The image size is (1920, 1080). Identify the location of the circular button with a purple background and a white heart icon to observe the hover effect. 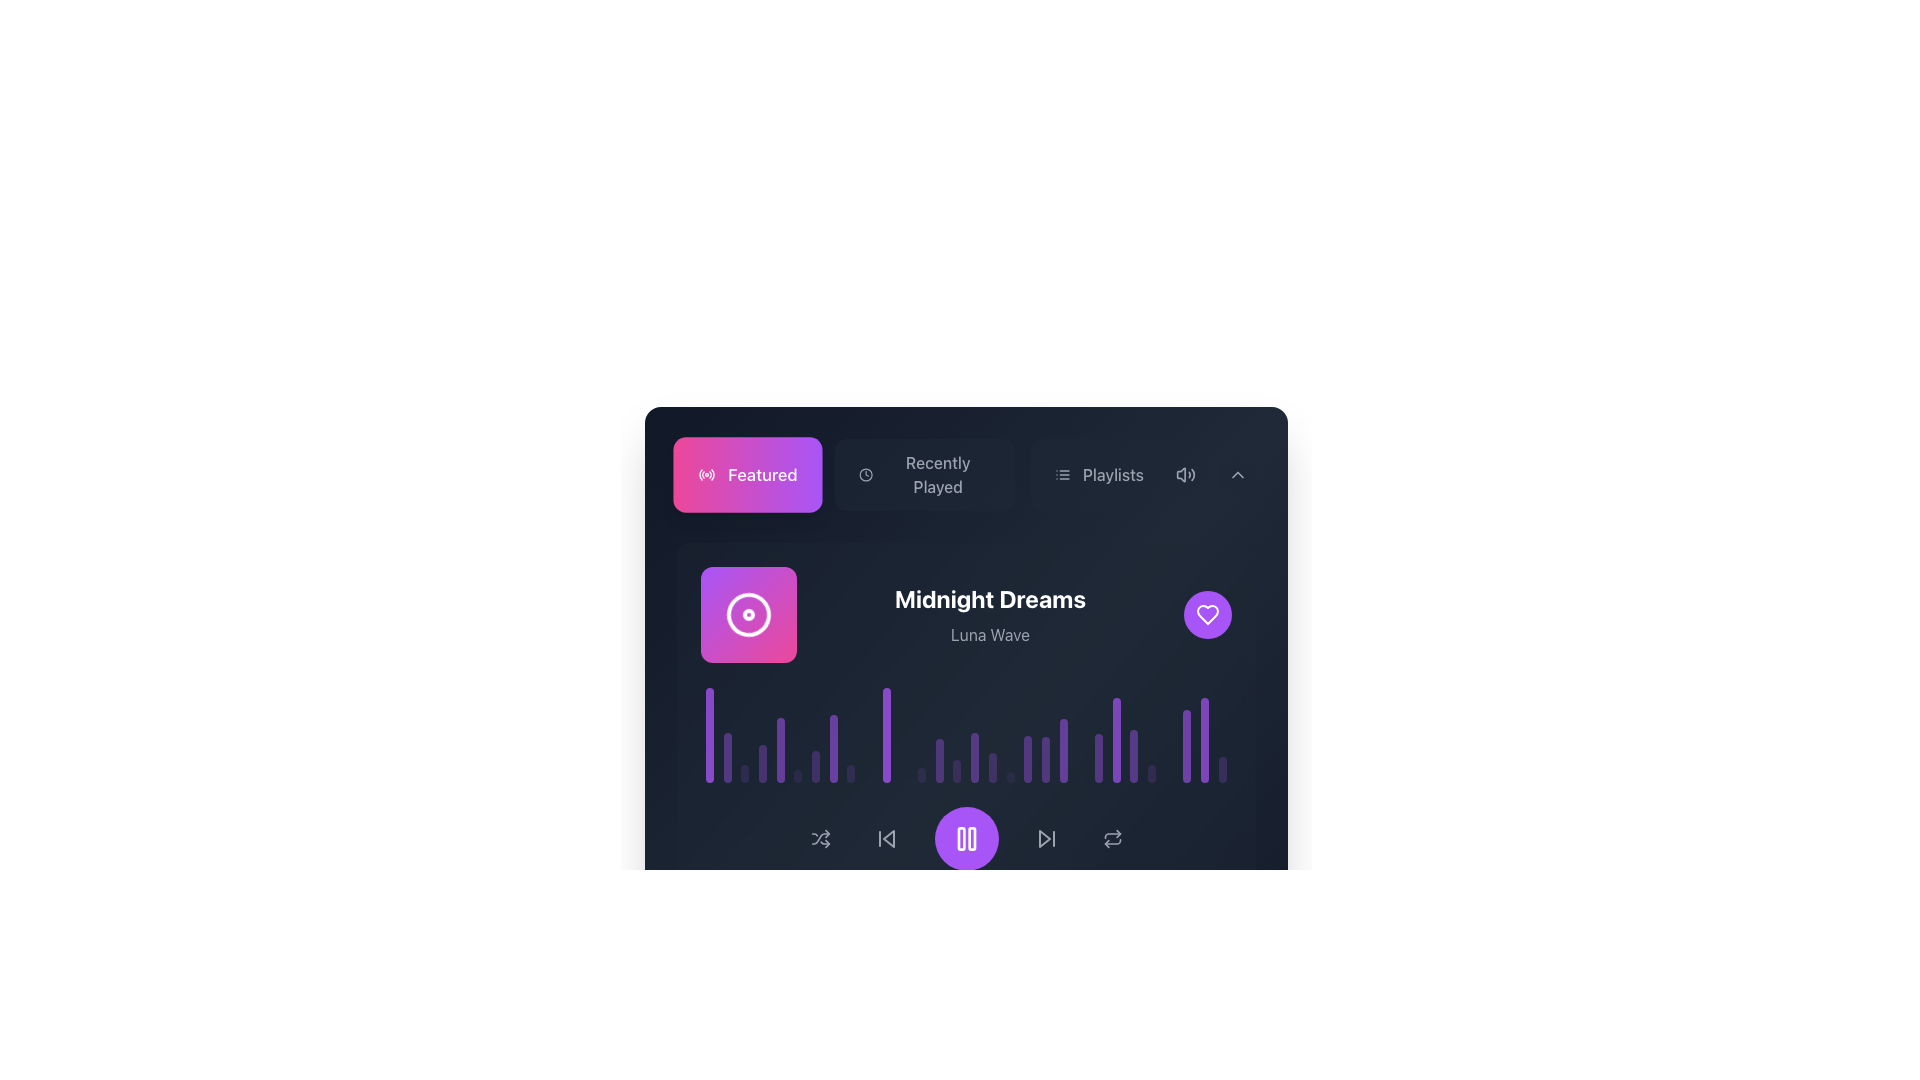
(1207, 613).